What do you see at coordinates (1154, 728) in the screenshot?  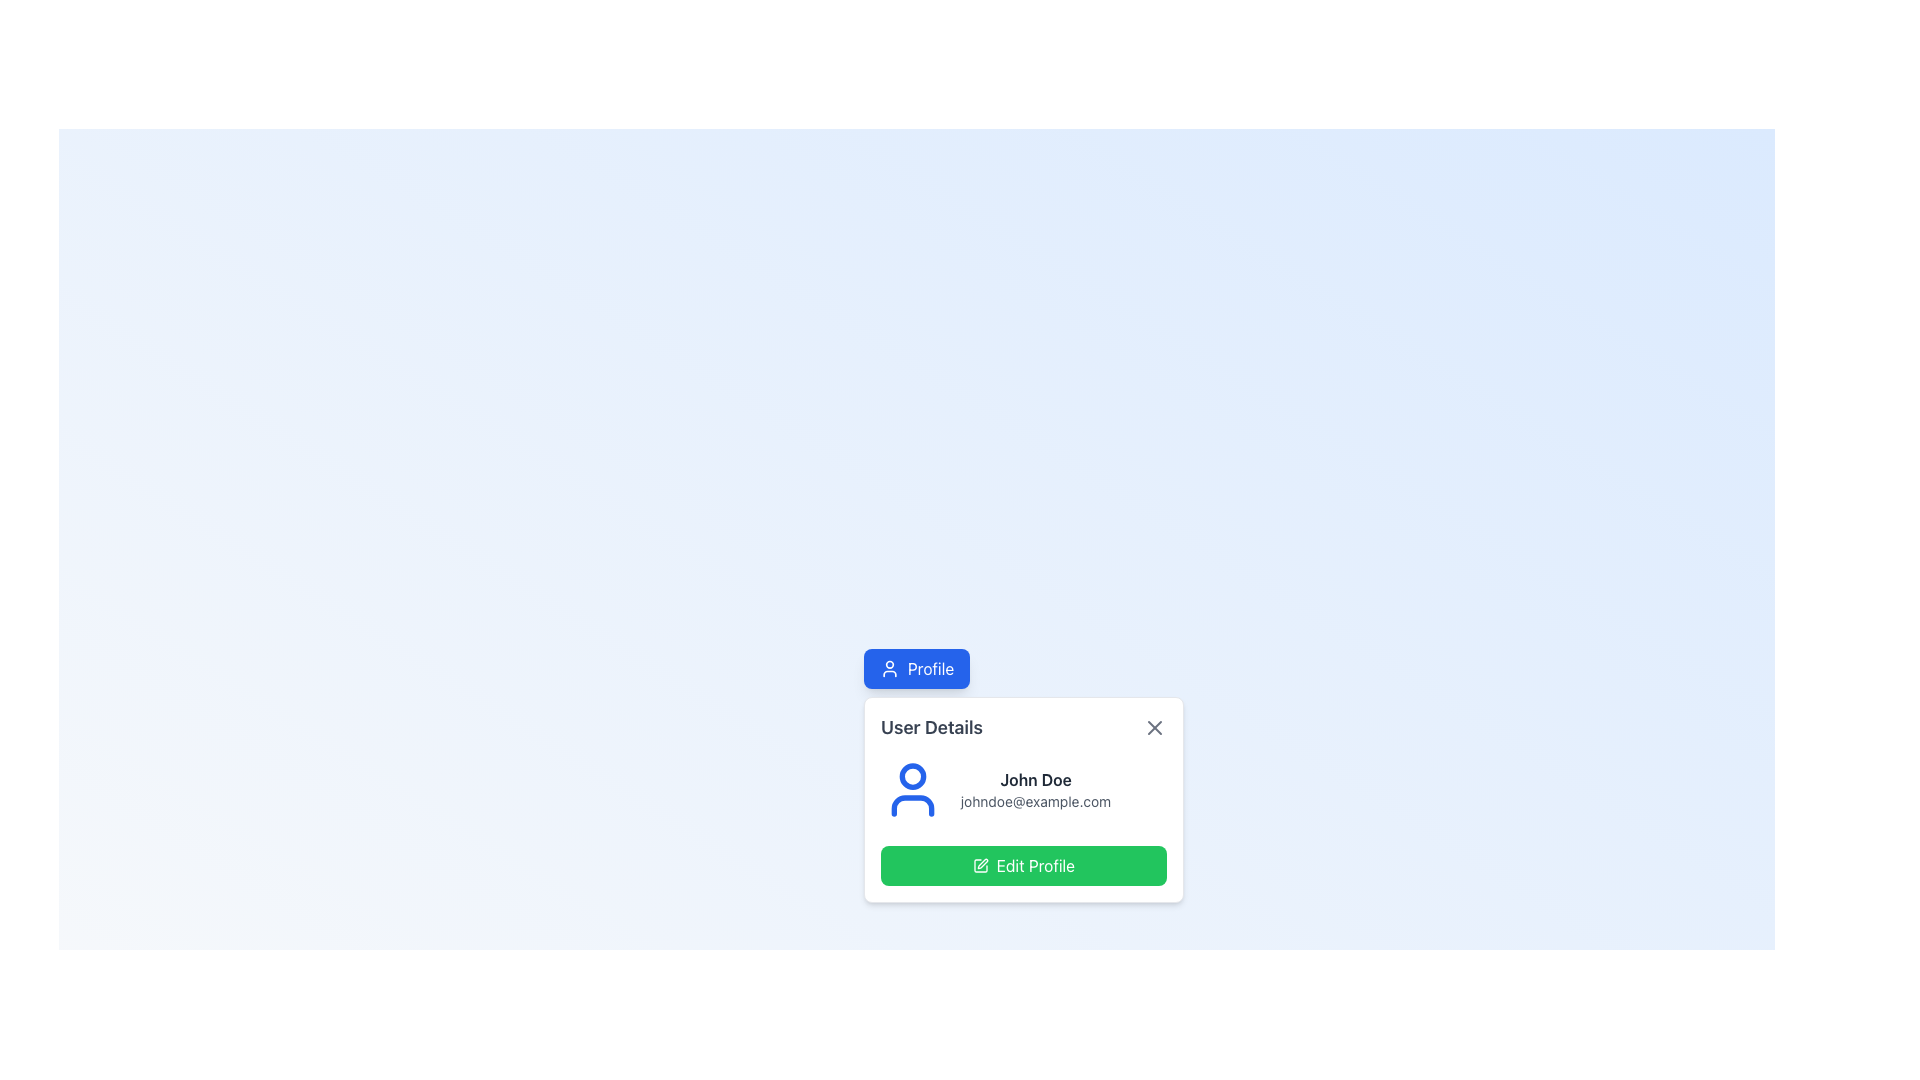 I see `the close SVG icon located at the top-right corner of the 'User Details' section` at bounding box center [1154, 728].